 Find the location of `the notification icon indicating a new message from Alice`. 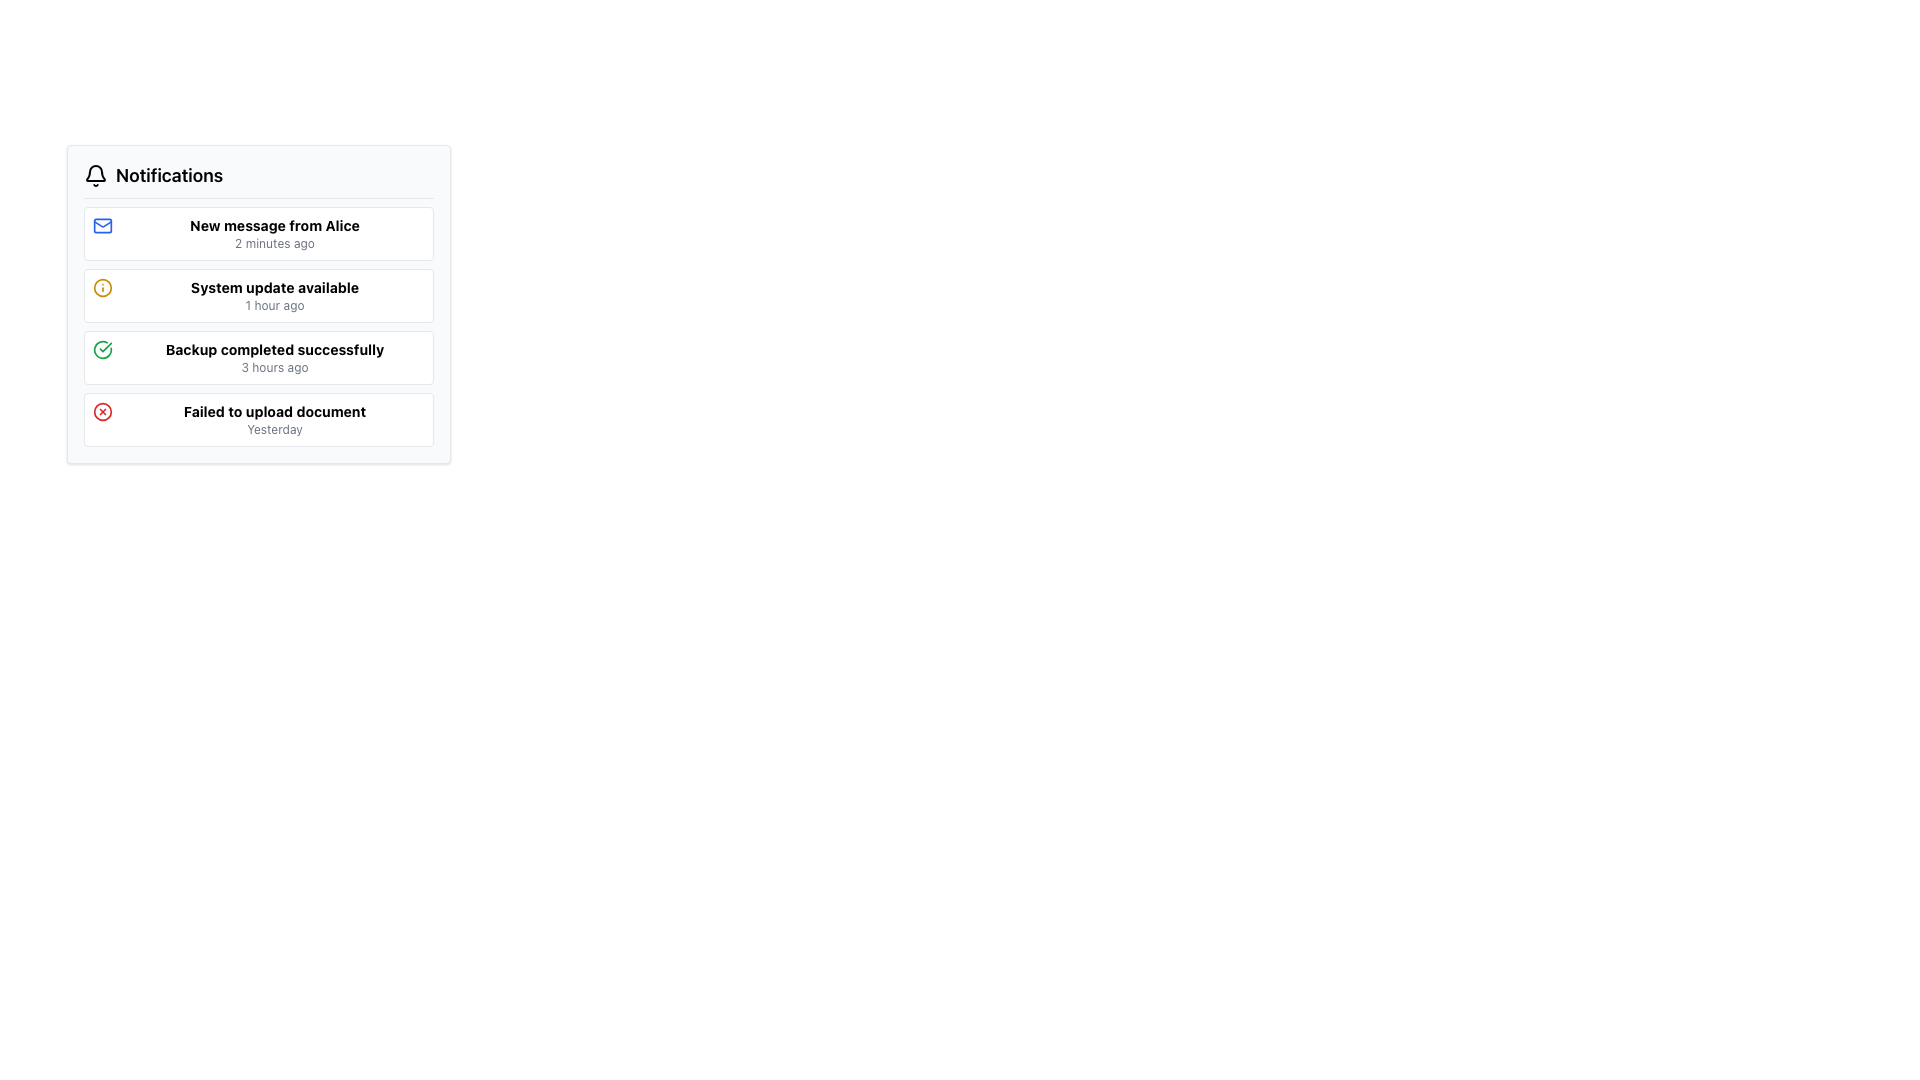

the notification icon indicating a new message from Alice is located at coordinates (101, 225).